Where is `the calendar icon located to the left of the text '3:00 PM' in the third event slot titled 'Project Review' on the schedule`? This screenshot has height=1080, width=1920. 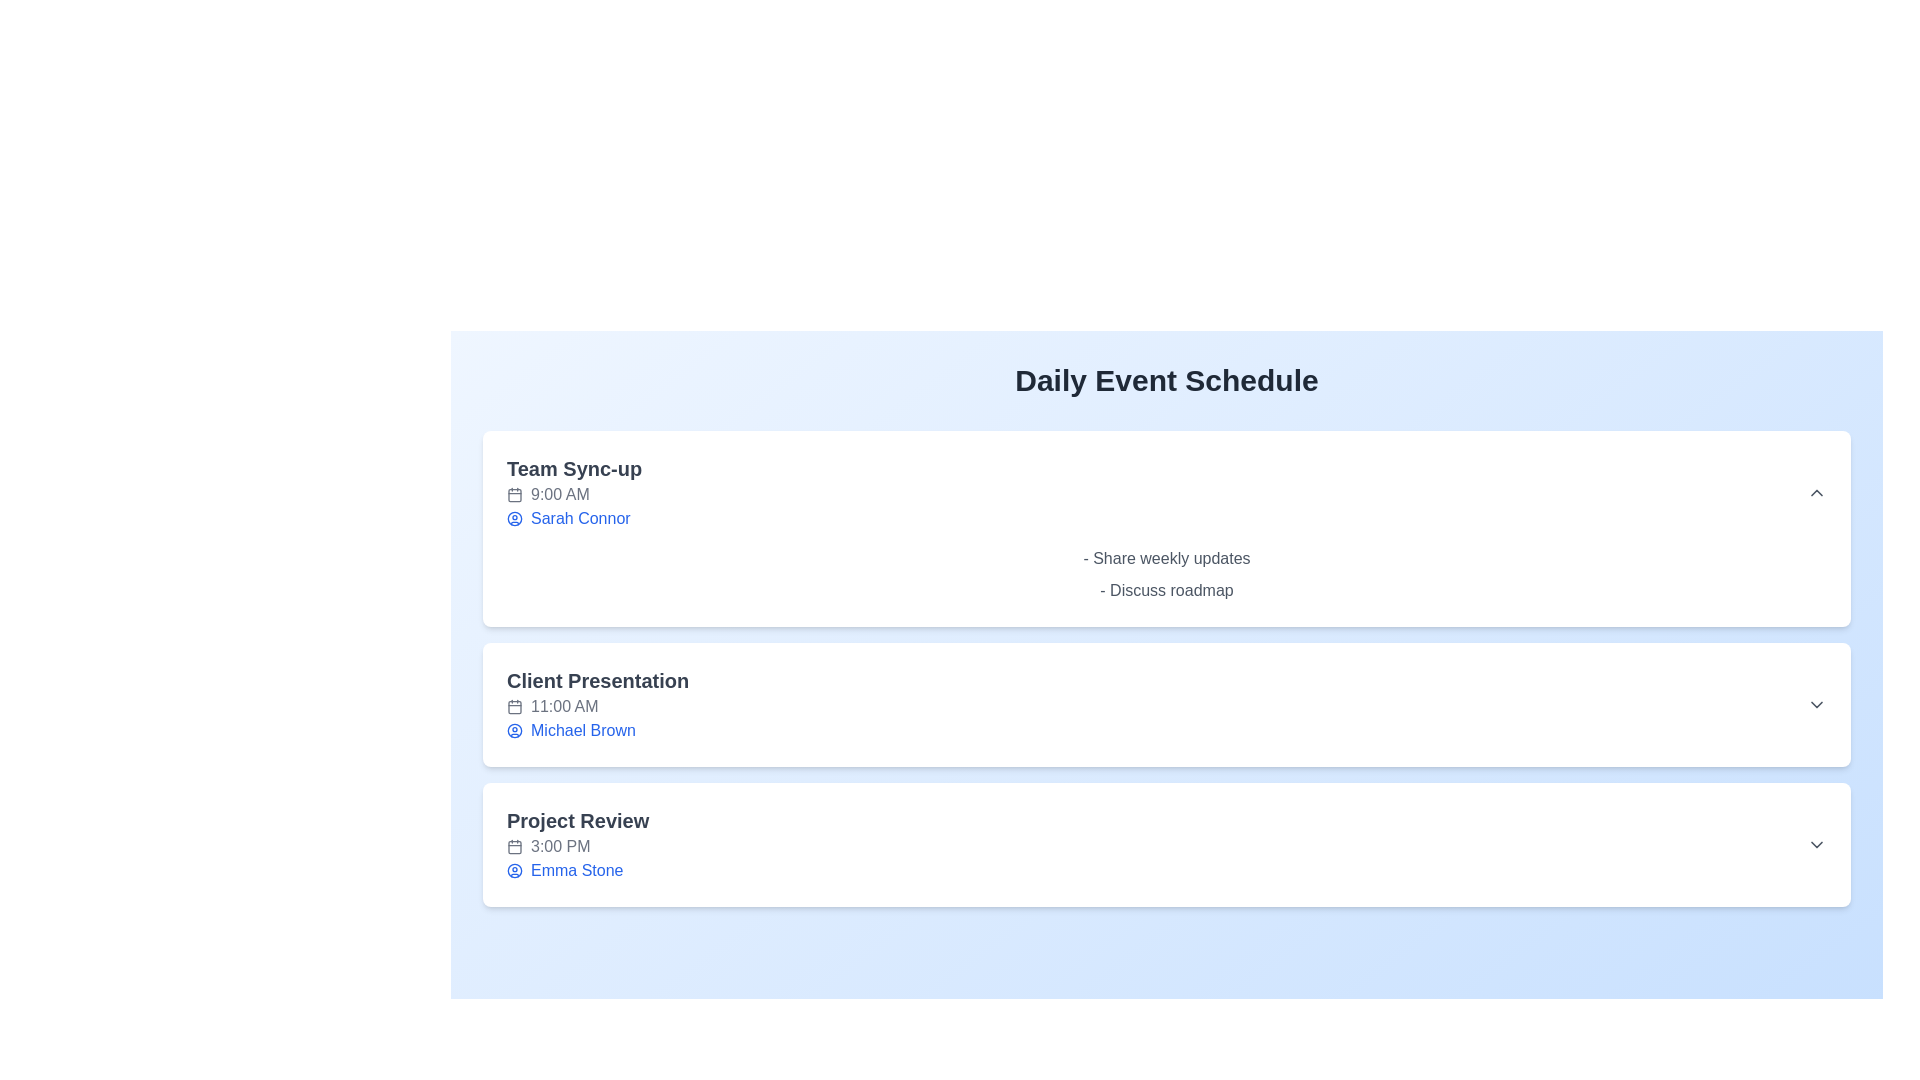
the calendar icon located to the left of the text '3:00 PM' in the third event slot titled 'Project Review' on the schedule is located at coordinates (514, 847).